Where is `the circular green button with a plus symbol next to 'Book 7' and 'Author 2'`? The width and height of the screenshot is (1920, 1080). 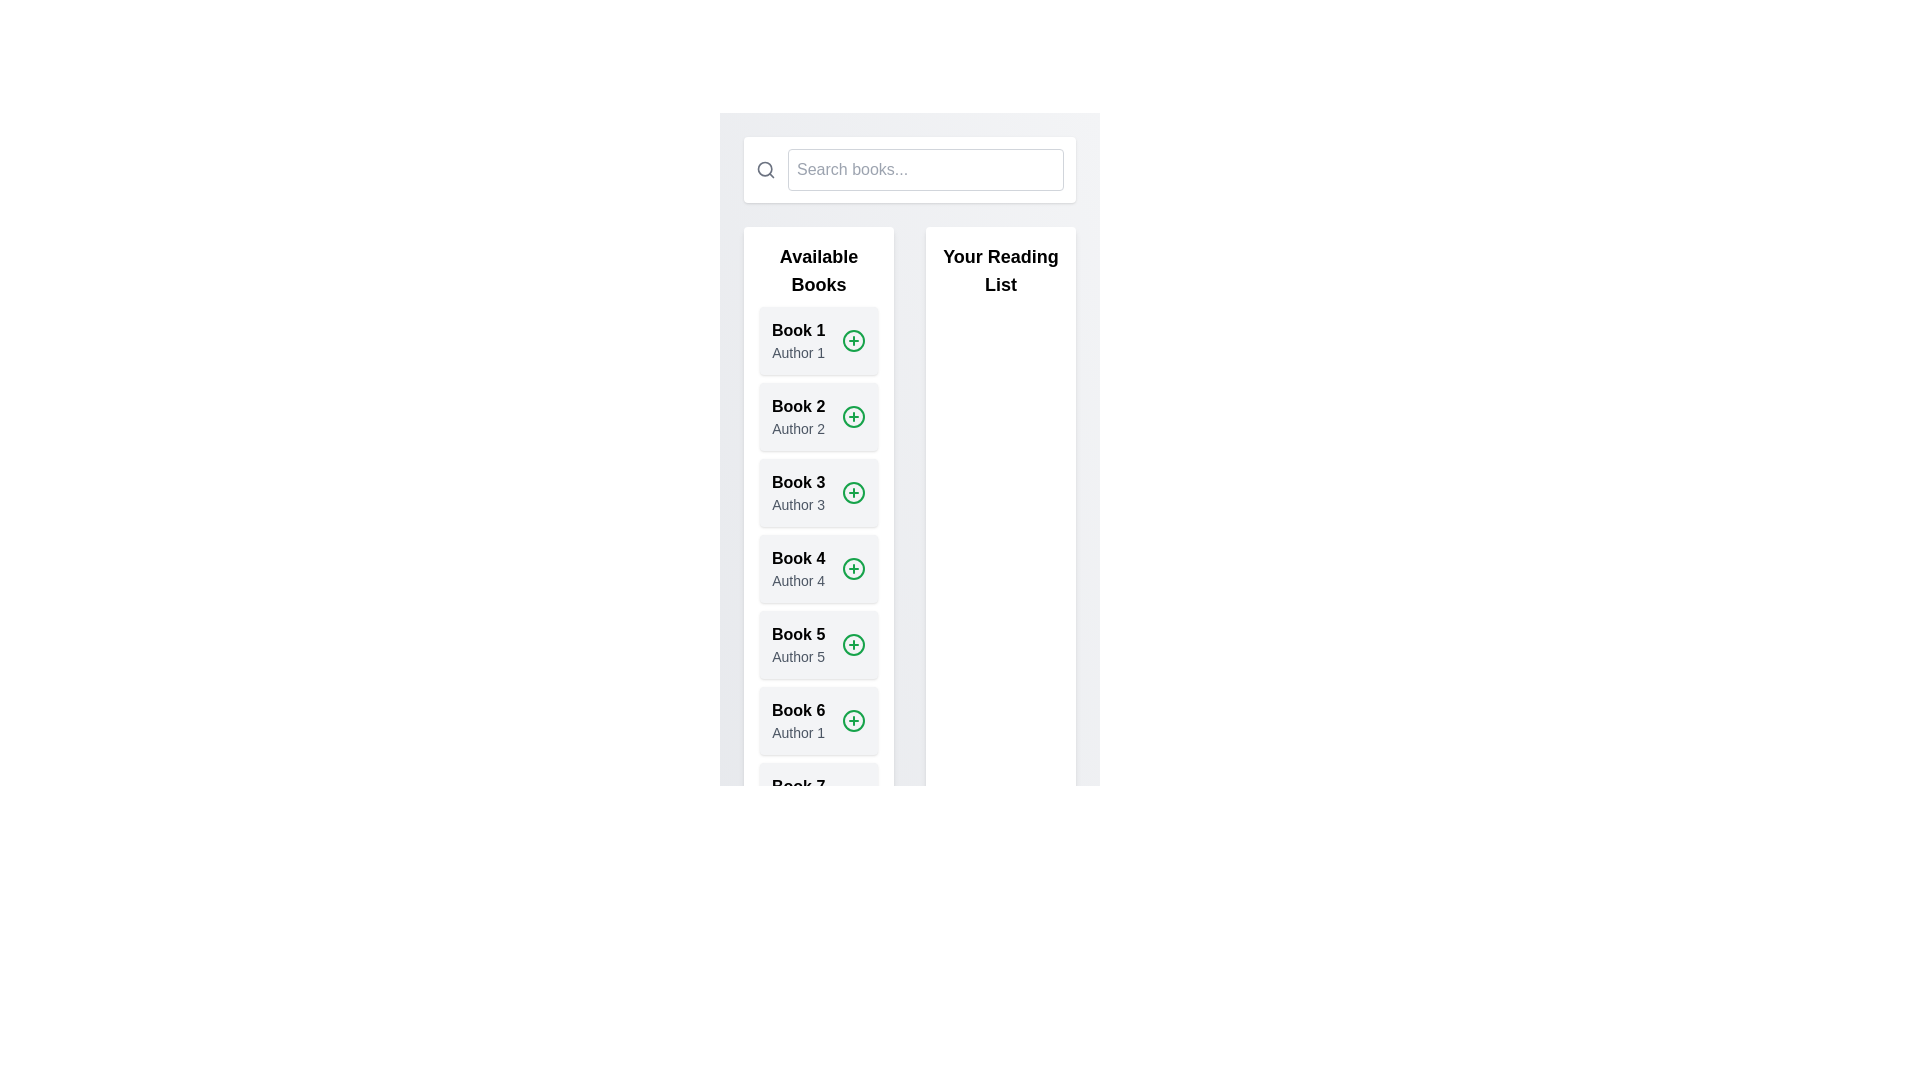 the circular green button with a plus symbol next to 'Book 7' and 'Author 2' is located at coordinates (854, 796).